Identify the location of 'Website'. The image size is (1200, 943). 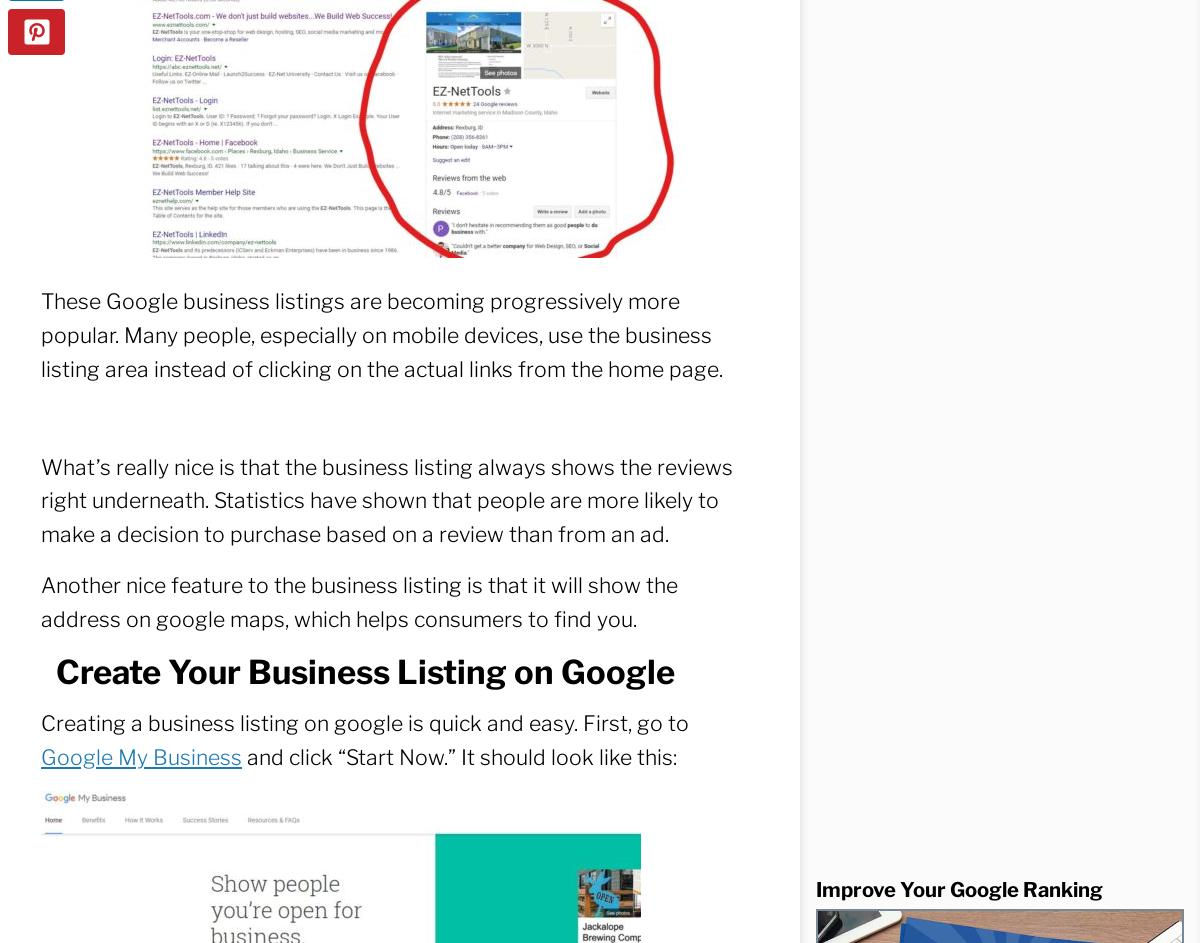
(80, 199).